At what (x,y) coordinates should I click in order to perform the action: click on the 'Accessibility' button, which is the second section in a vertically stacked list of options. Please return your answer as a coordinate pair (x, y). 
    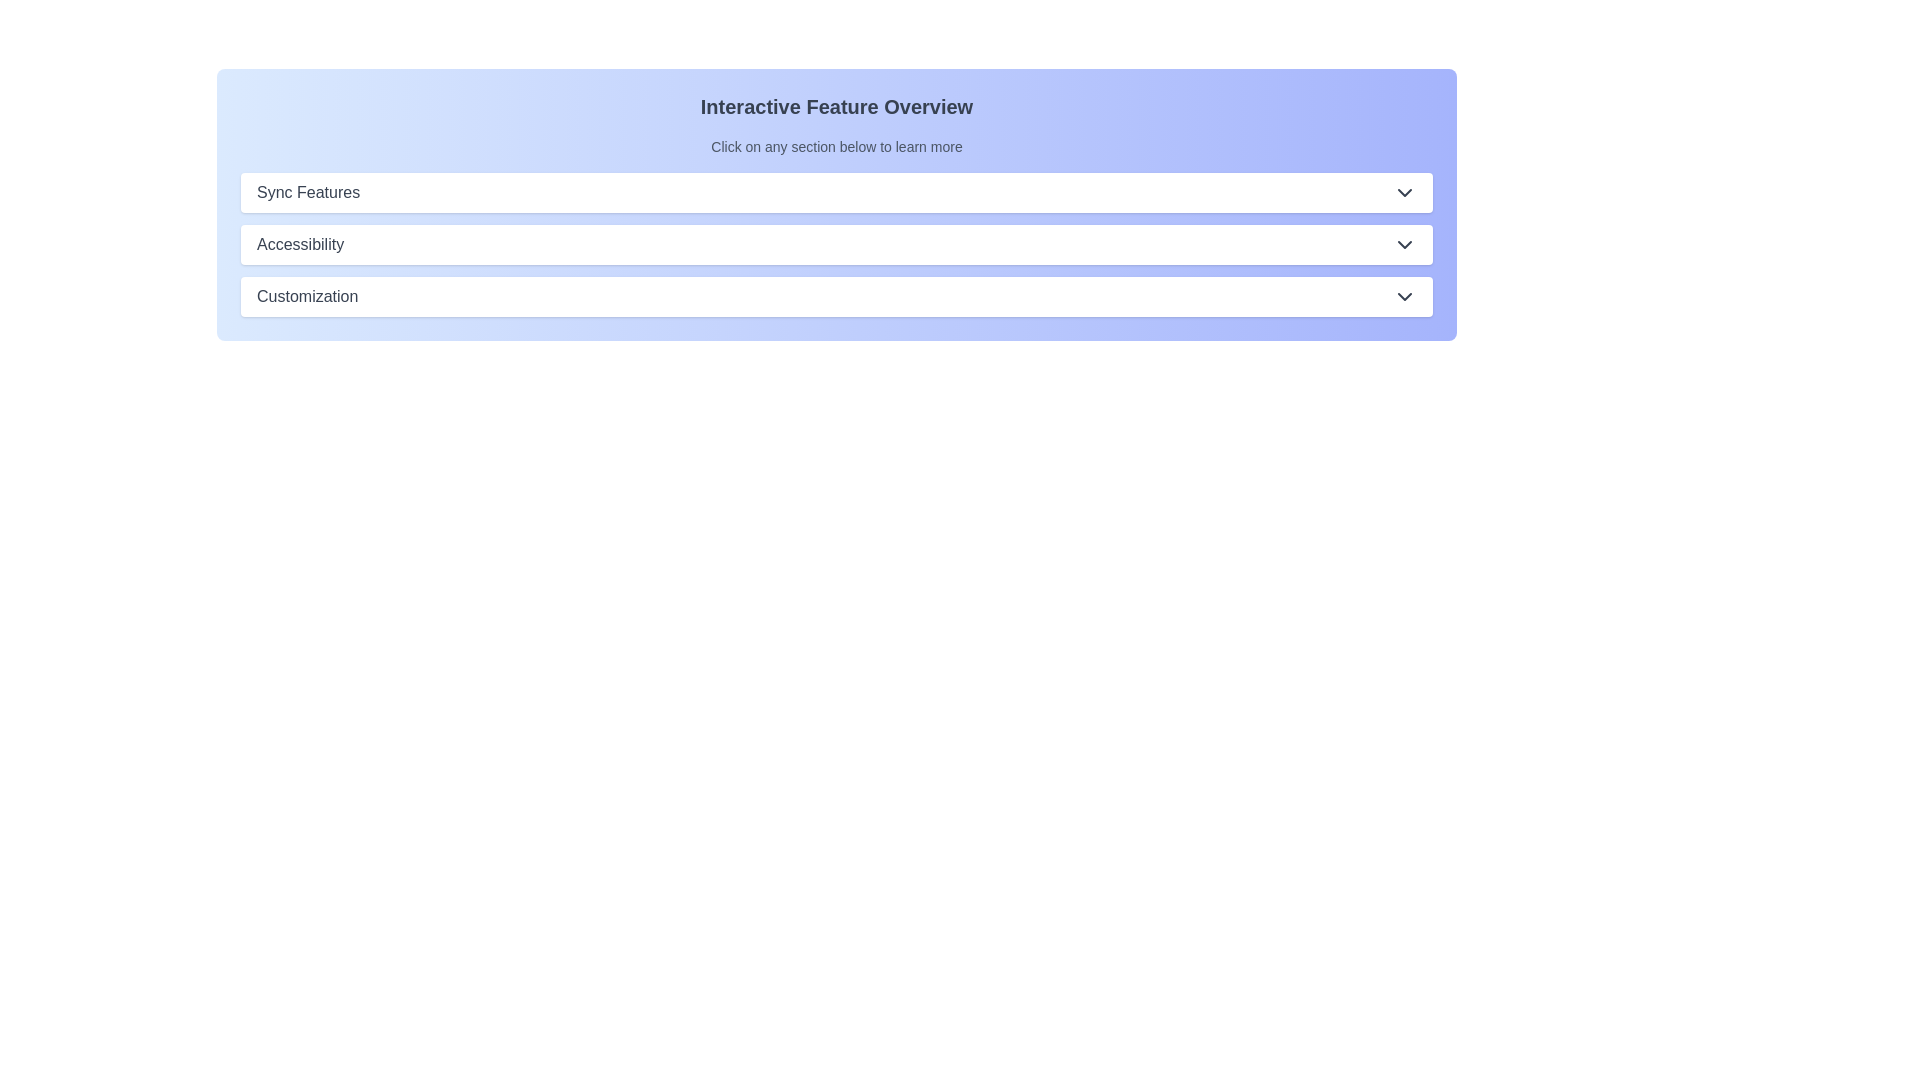
    Looking at the image, I should click on (836, 244).